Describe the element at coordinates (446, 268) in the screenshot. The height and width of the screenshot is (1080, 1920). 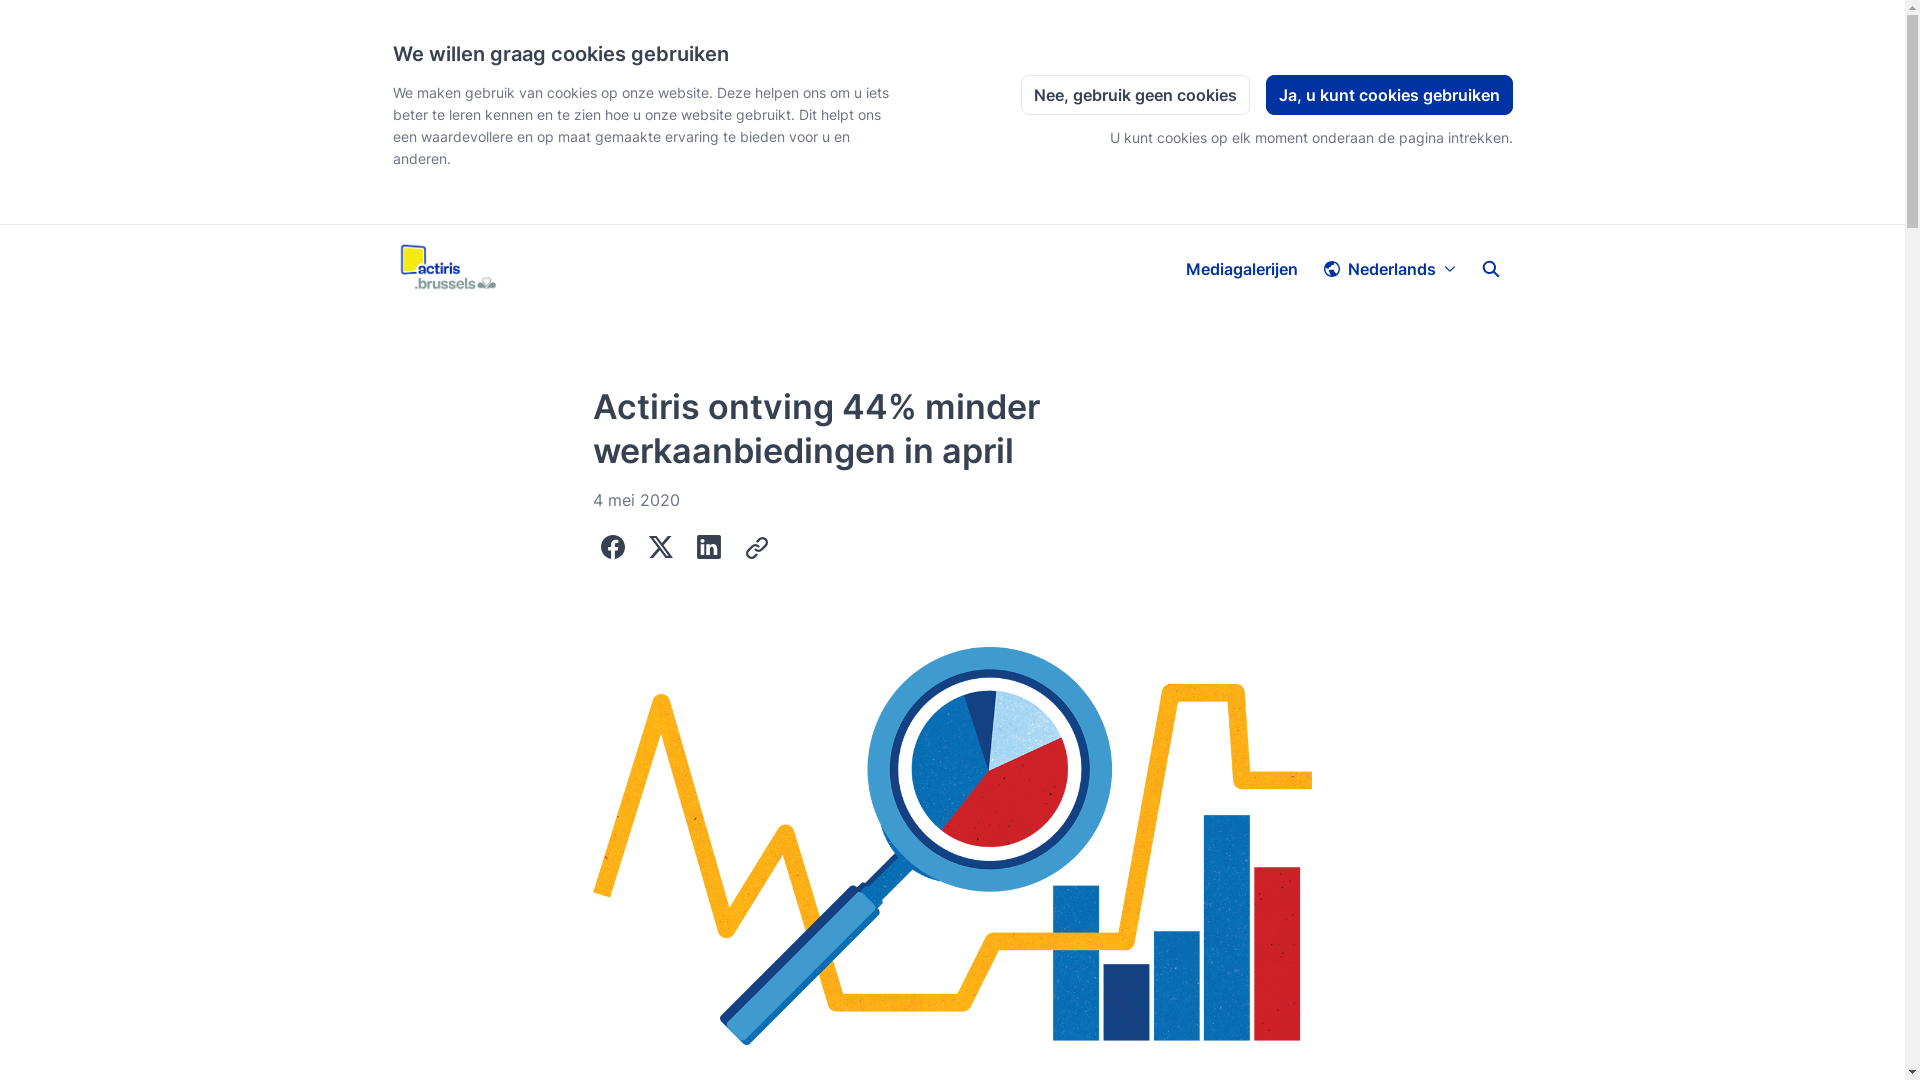
I see `'ACTIRIS'` at that location.